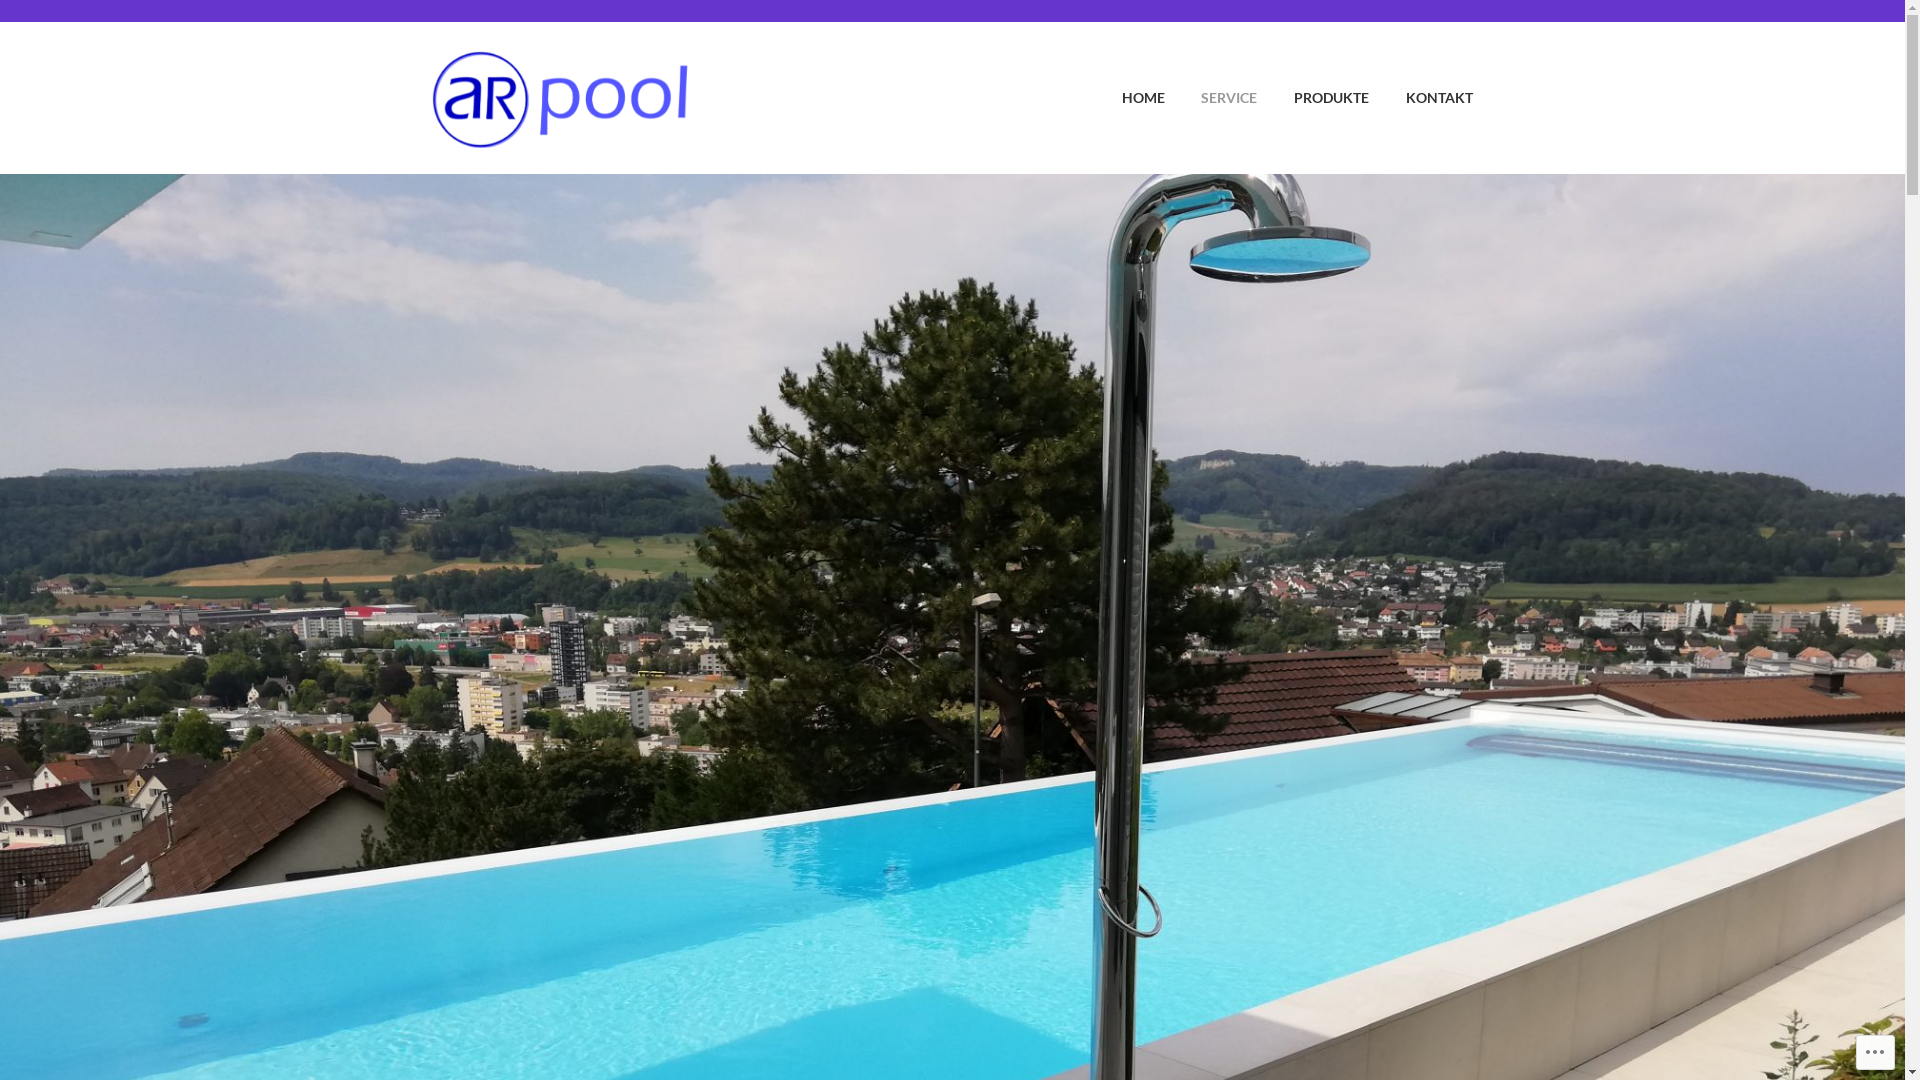 The height and width of the screenshot is (1080, 1920). What do you see at coordinates (1212, 97) in the screenshot?
I see `'SERVICE'` at bounding box center [1212, 97].